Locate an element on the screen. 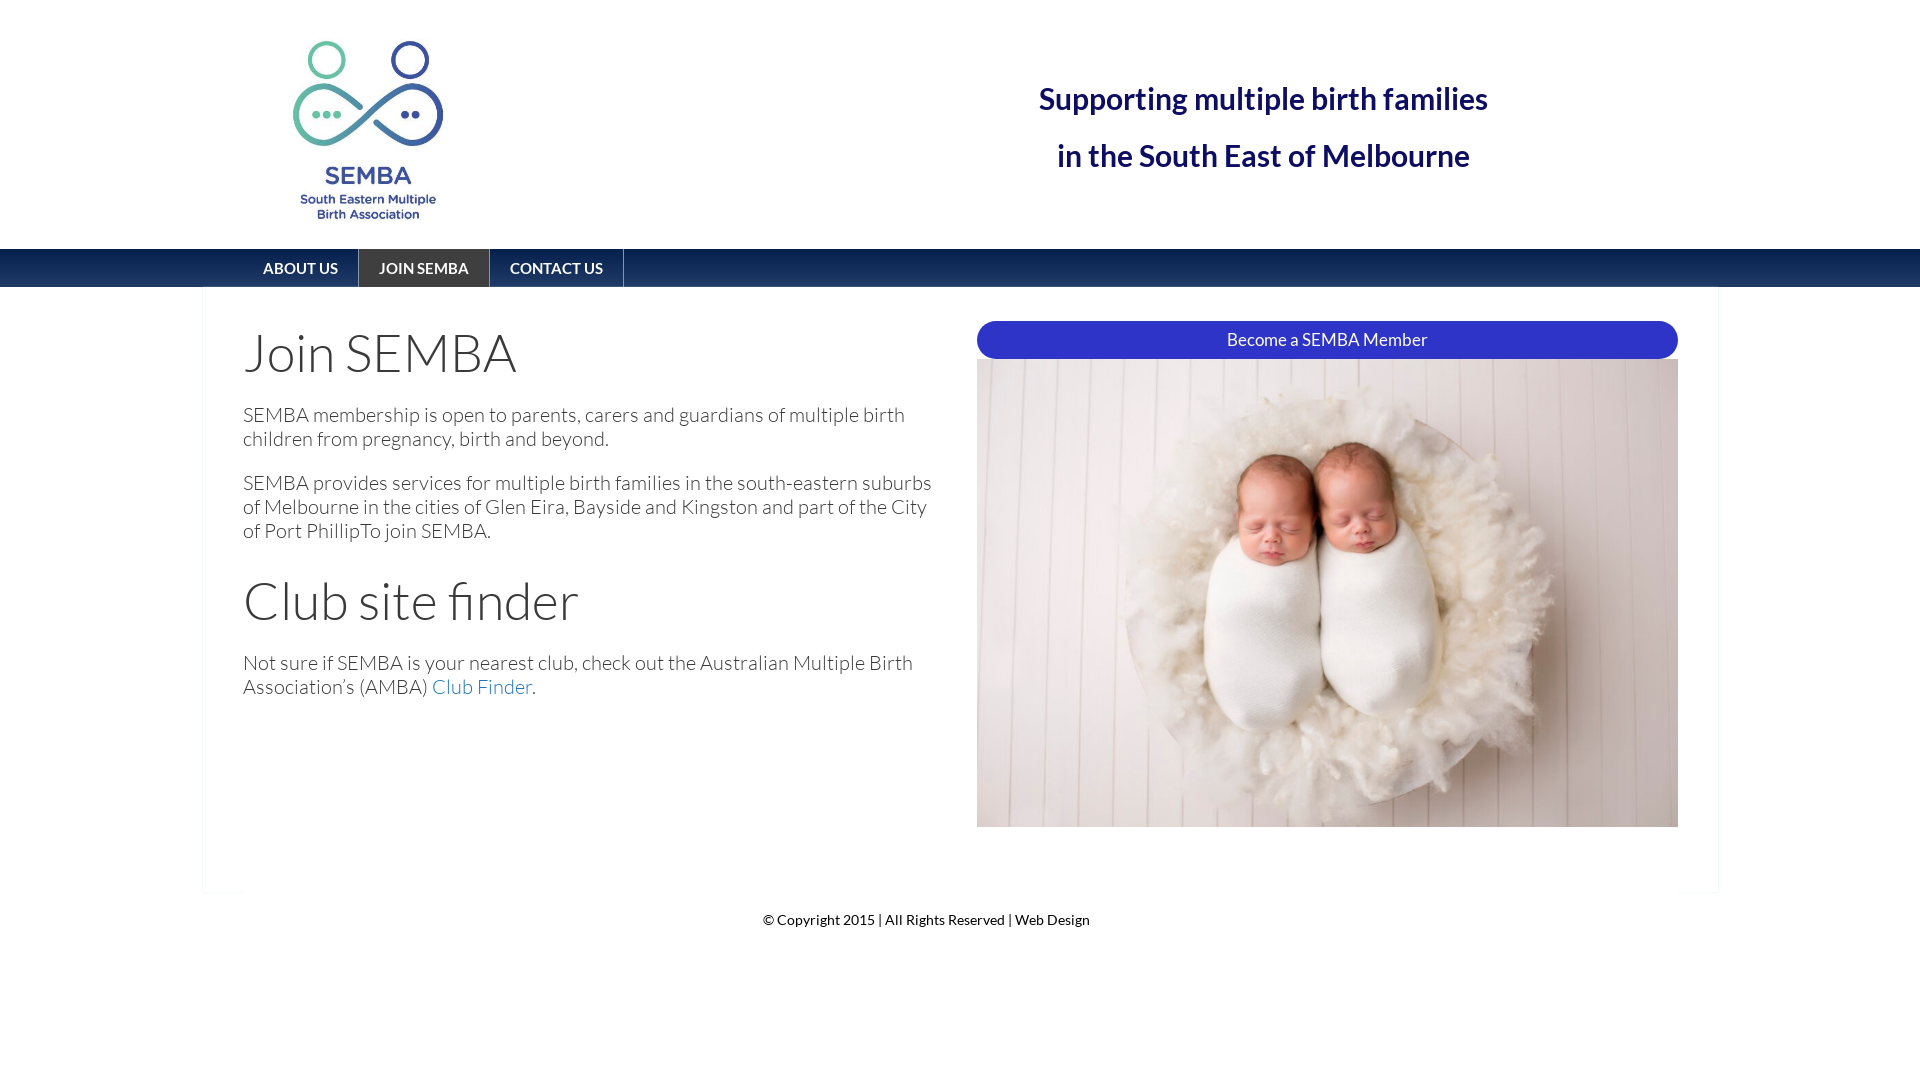 This screenshot has width=1920, height=1080. 'JOIN SEMBA' is located at coordinates (421, 266).